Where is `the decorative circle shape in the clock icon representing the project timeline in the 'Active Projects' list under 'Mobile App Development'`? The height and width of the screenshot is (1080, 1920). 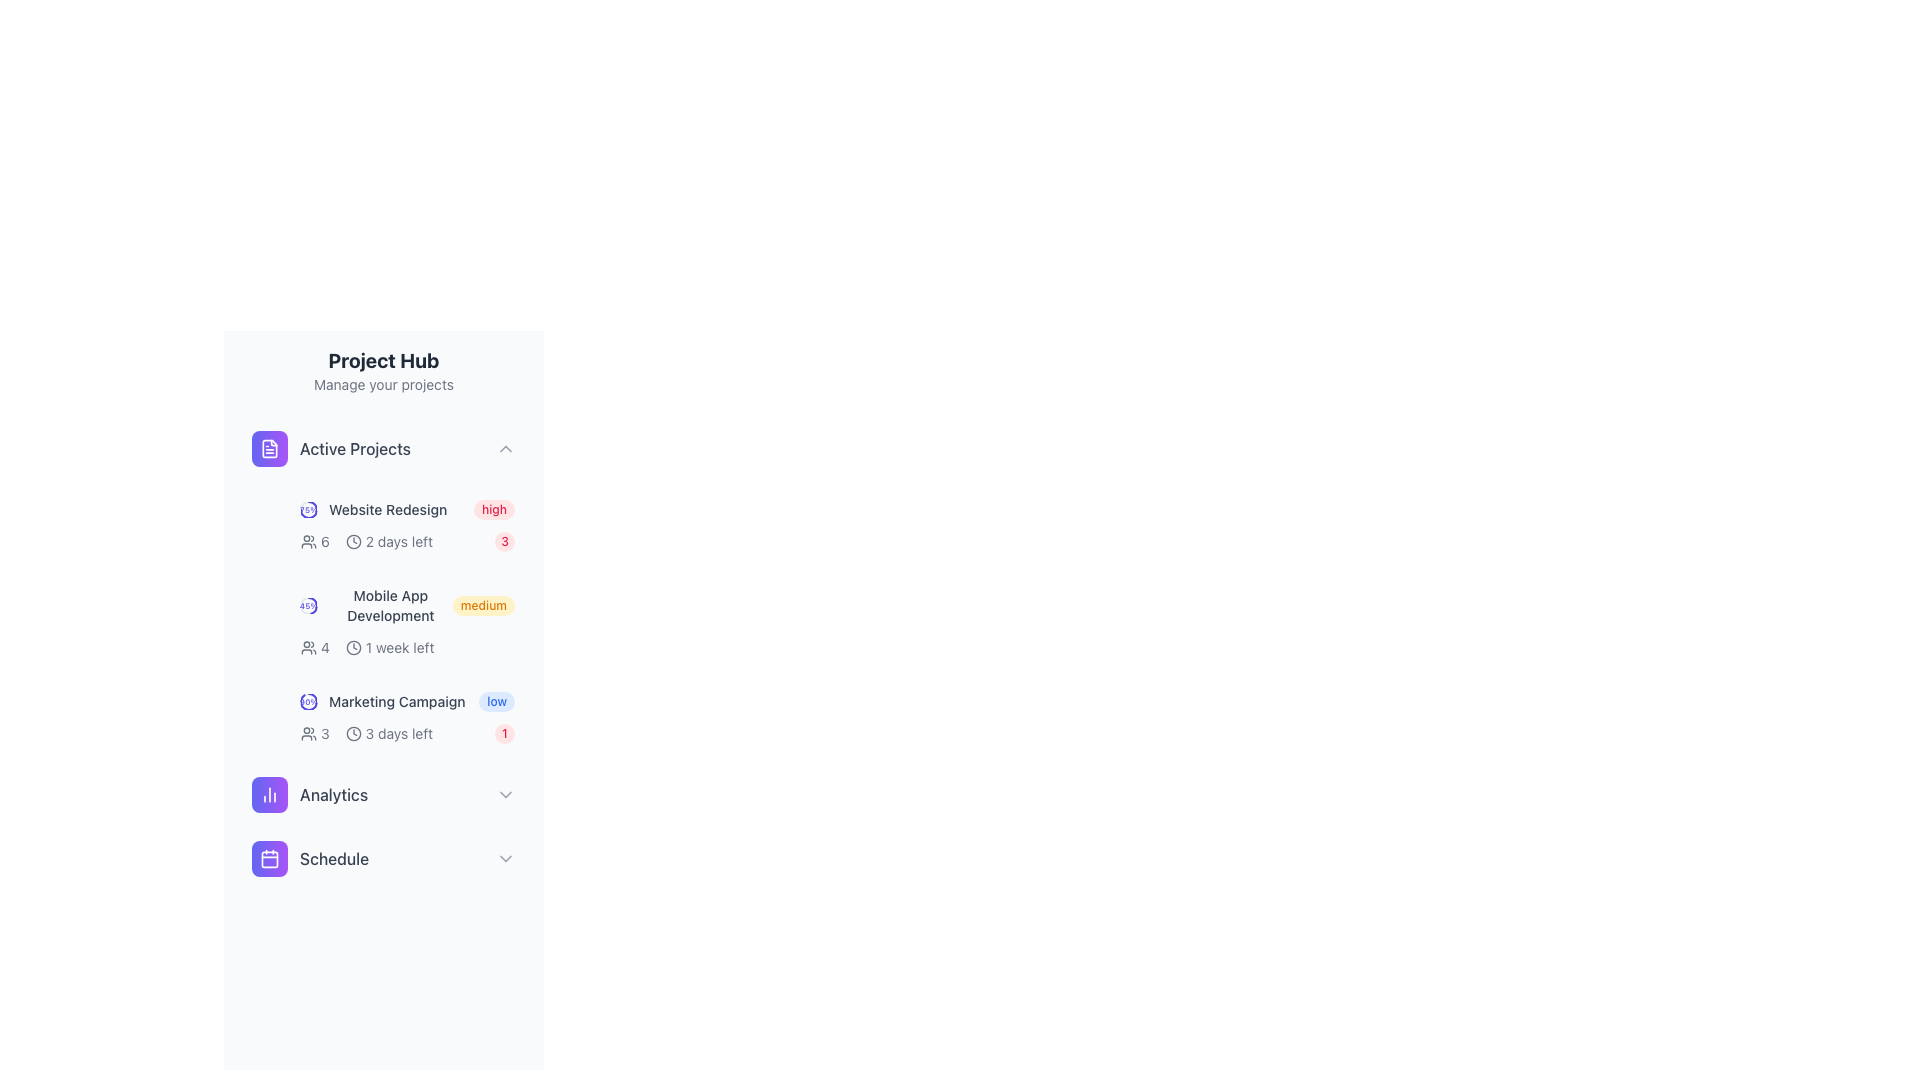 the decorative circle shape in the clock icon representing the project timeline in the 'Active Projects' list under 'Mobile App Development' is located at coordinates (353, 648).